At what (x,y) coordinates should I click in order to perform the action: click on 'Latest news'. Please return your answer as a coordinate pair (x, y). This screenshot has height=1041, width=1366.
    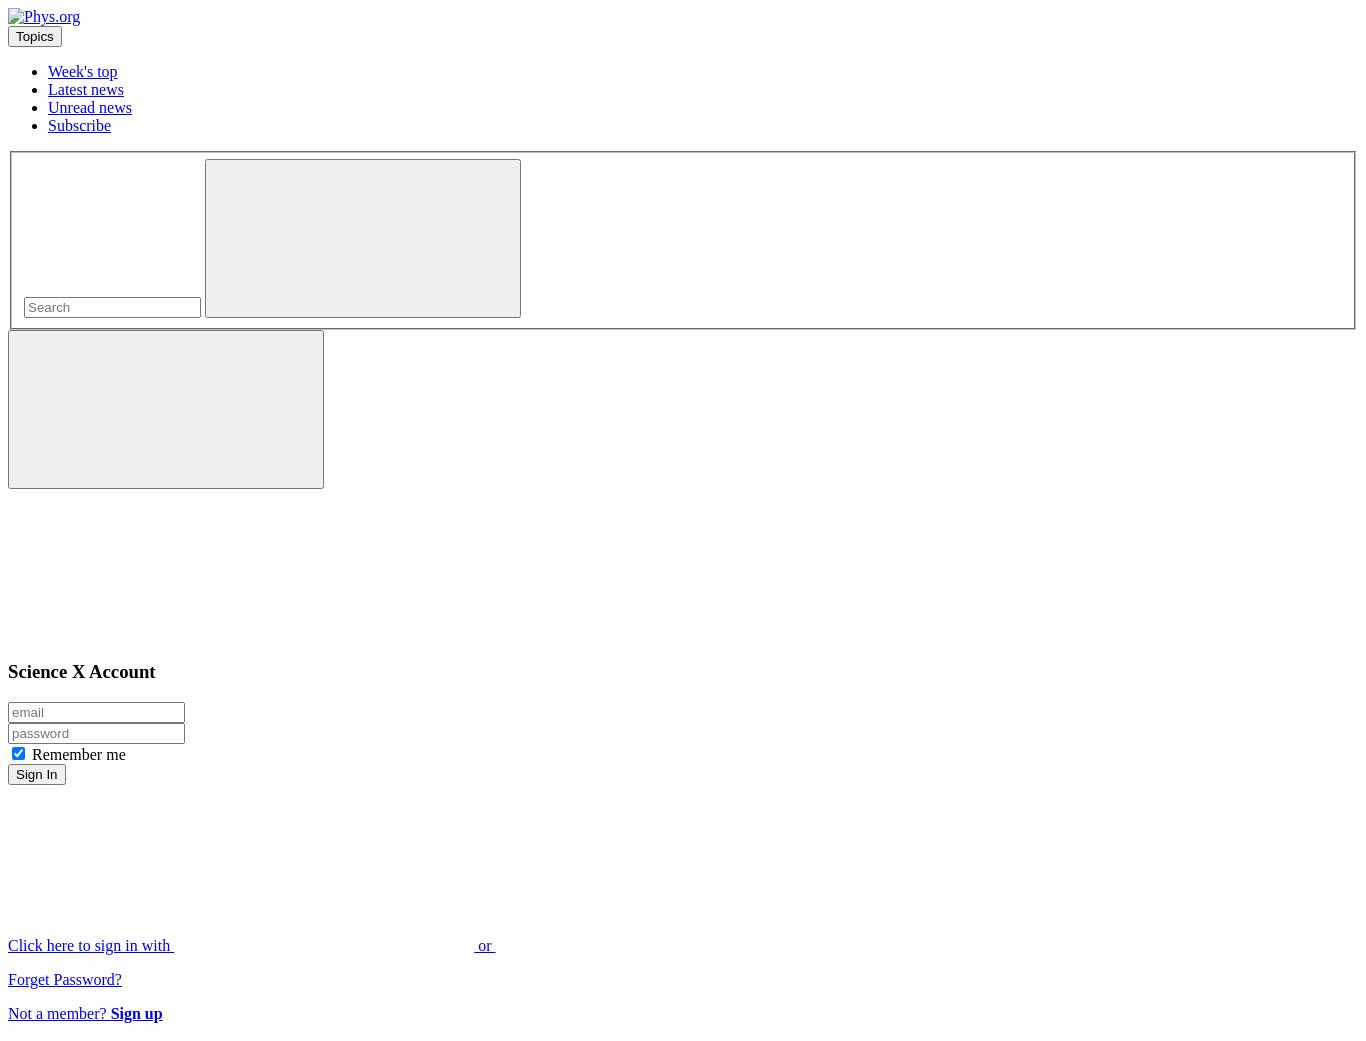
    Looking at the image, I should click on (85, 88).